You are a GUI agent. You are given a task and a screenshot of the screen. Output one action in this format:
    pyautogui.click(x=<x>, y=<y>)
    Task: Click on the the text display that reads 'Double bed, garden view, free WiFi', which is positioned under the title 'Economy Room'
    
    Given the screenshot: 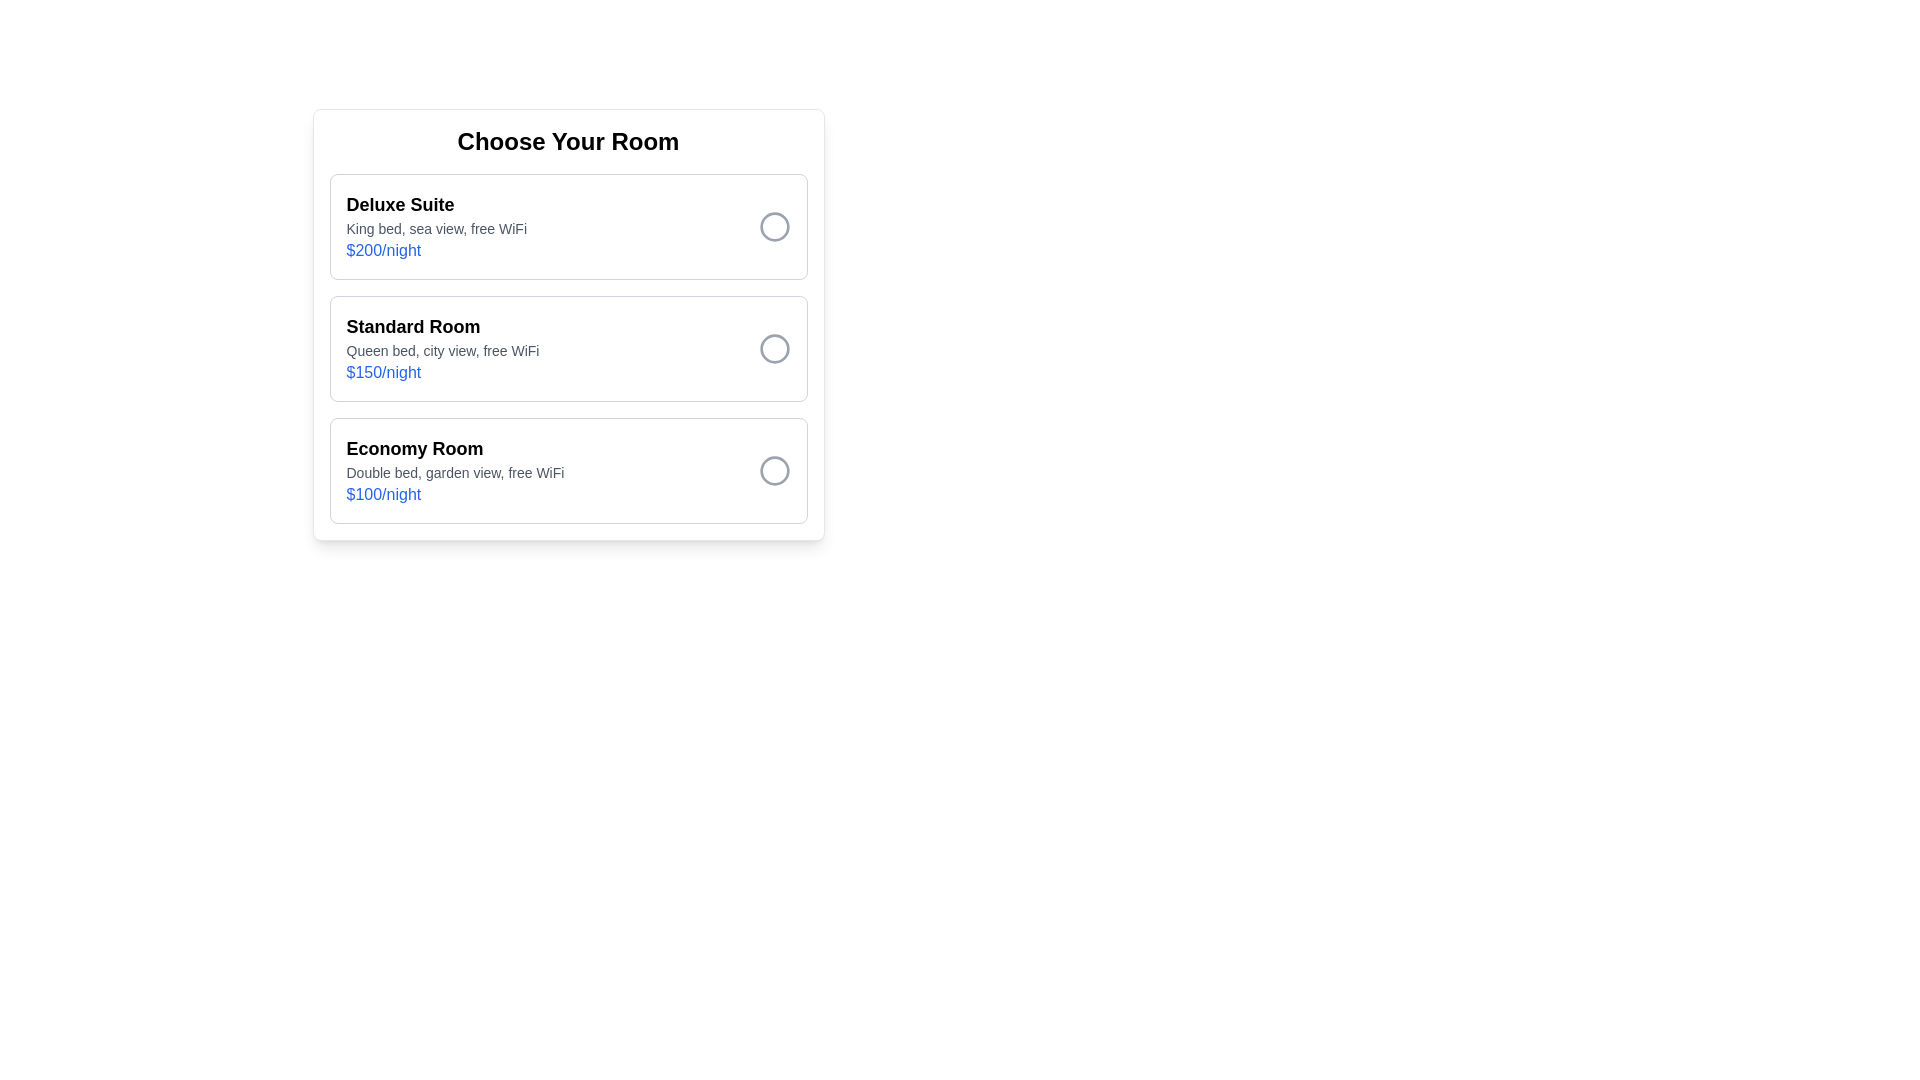 What is the action you would take?
    pyautogui.click(x=454, y=473)
    